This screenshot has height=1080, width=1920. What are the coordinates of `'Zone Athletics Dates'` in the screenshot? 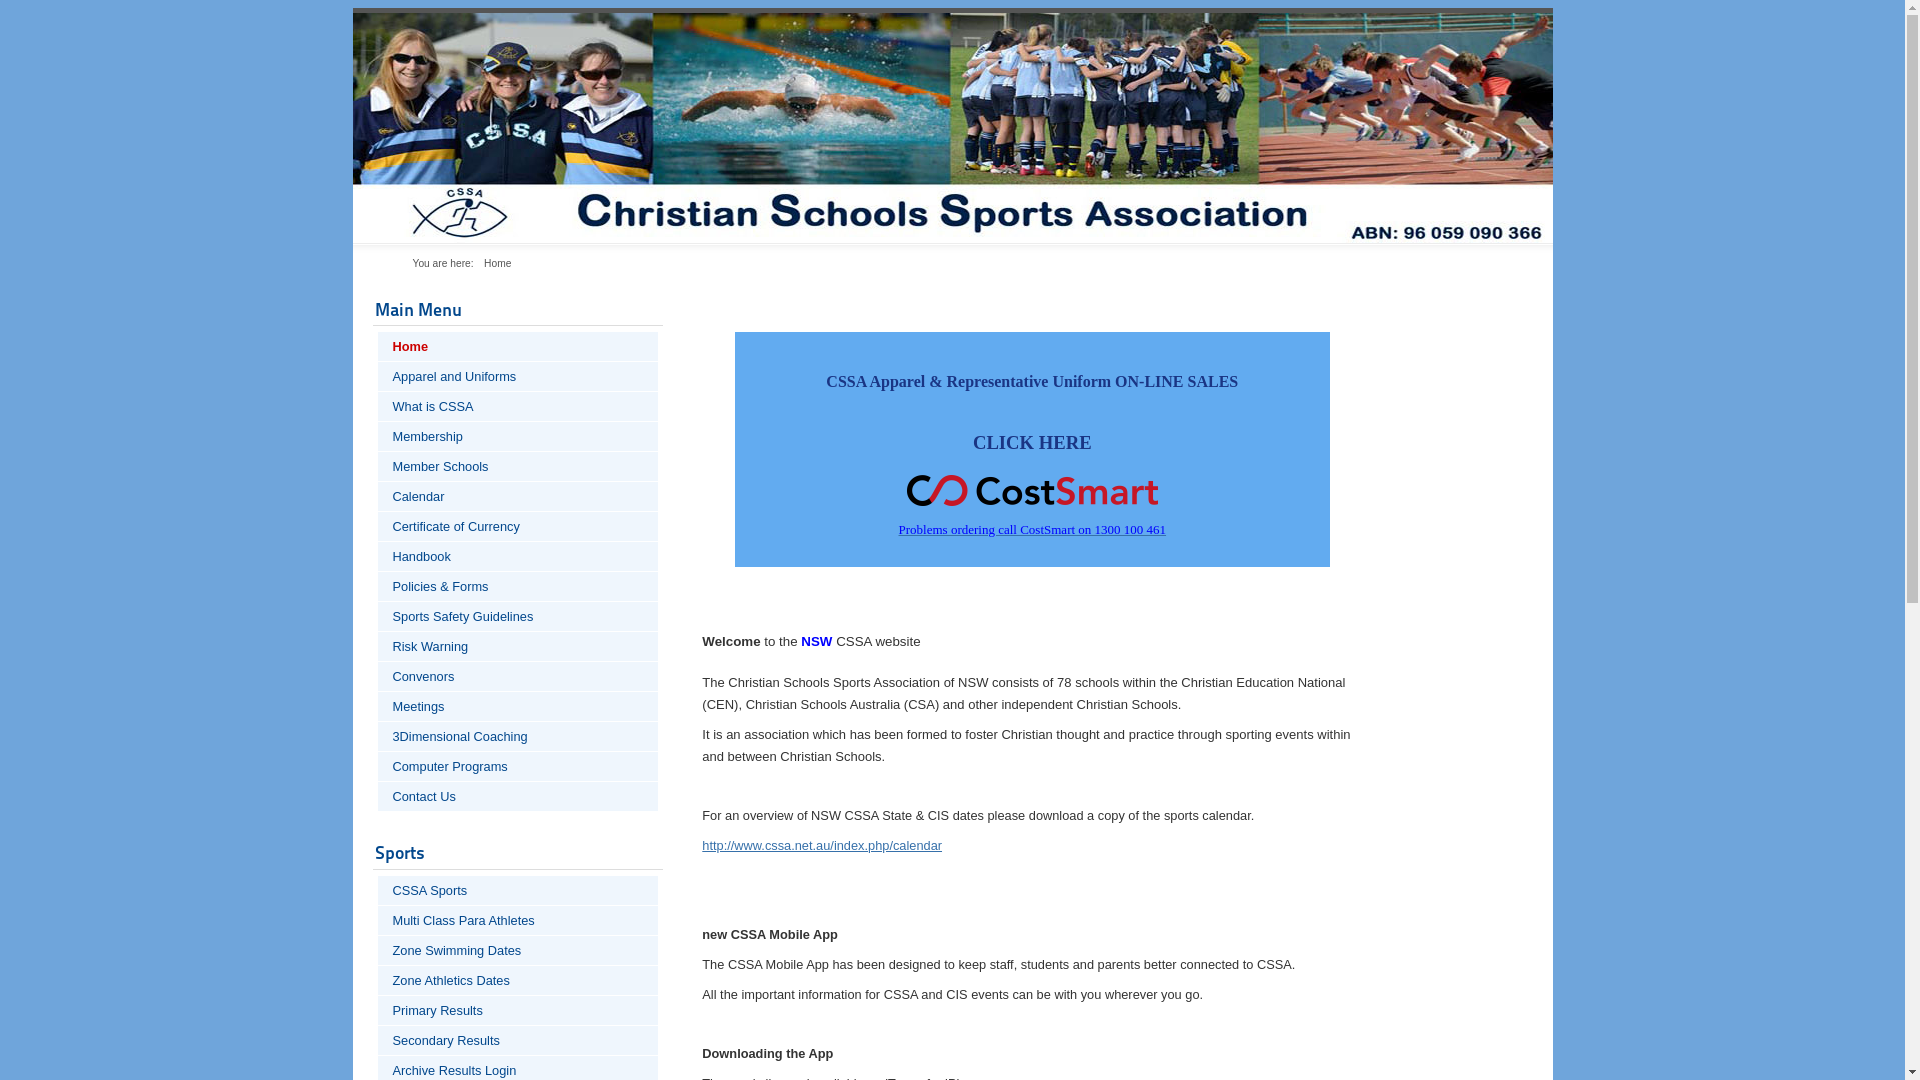 It's located at (378, 979).